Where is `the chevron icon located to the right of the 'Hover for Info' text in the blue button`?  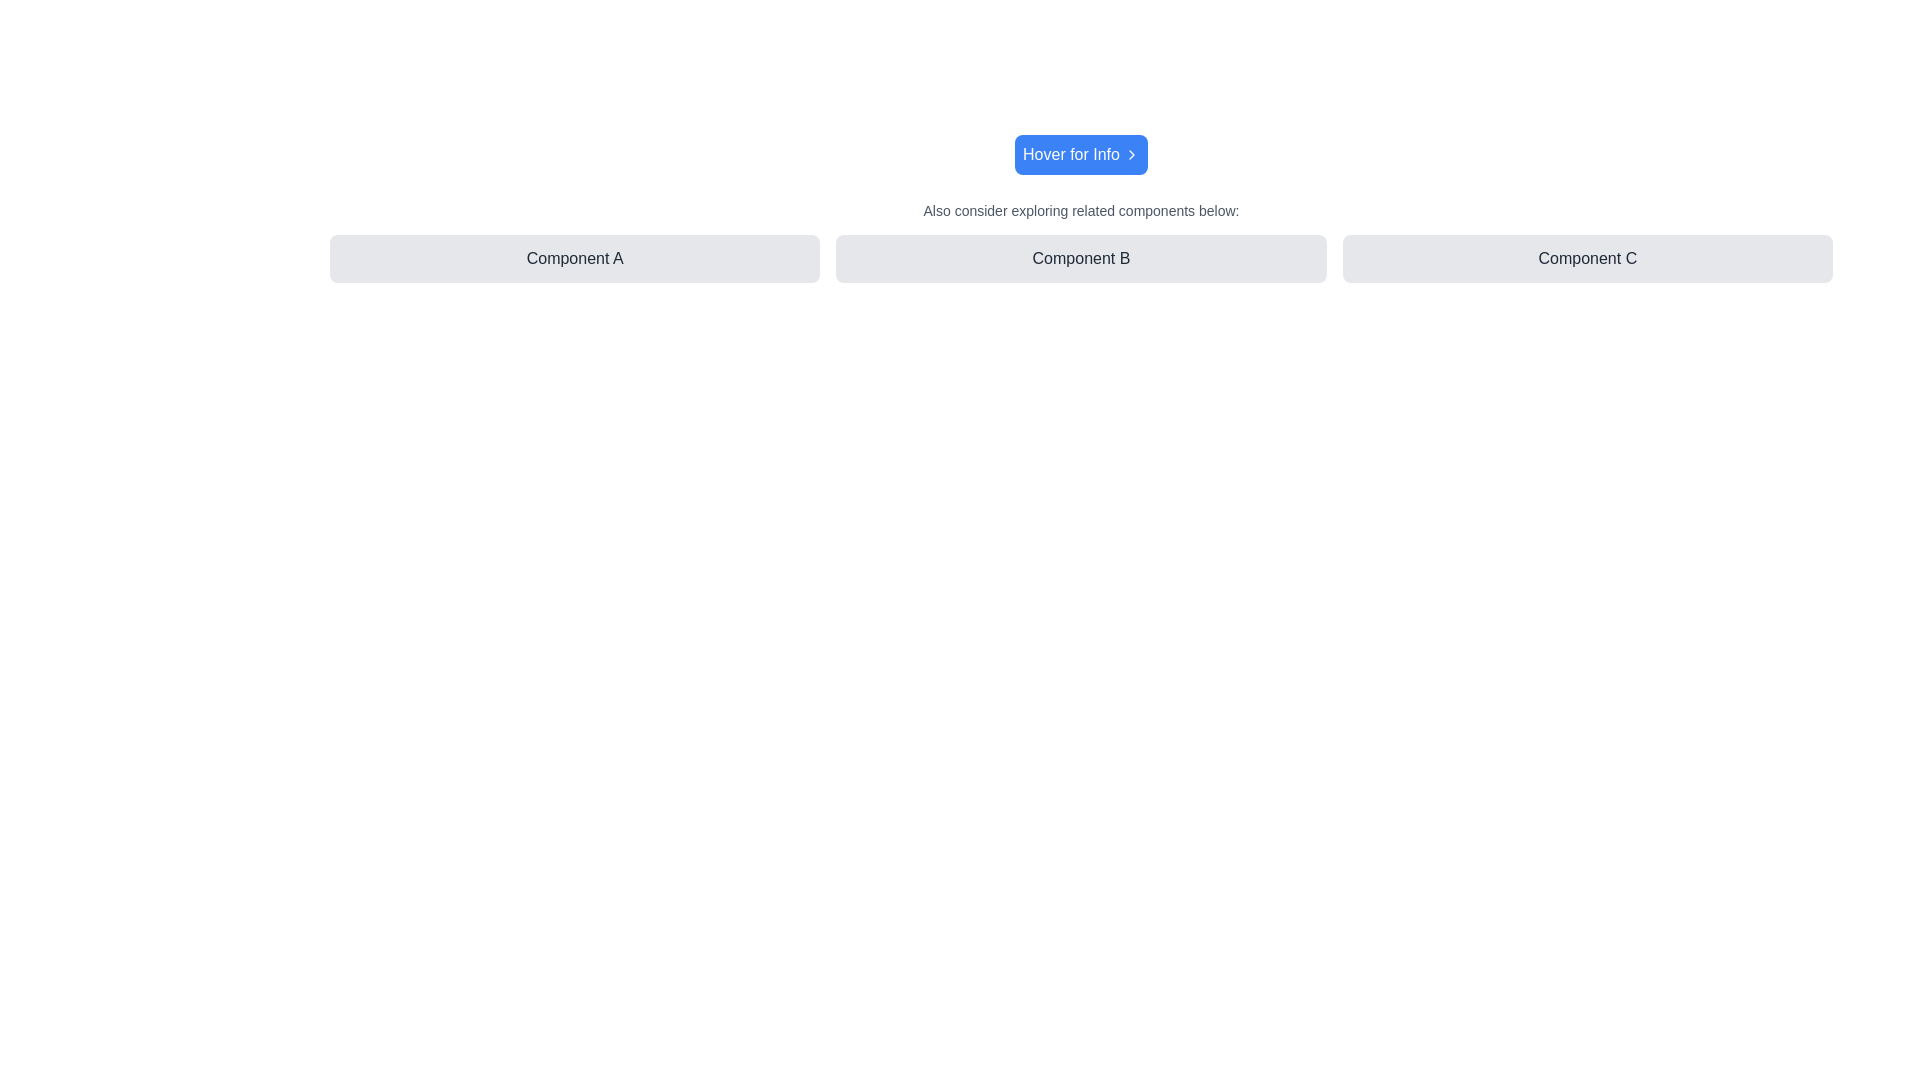 the chevron icon located to the right of the 'Hover for Info' text in the blue button is located at coordinates (1132, 153).